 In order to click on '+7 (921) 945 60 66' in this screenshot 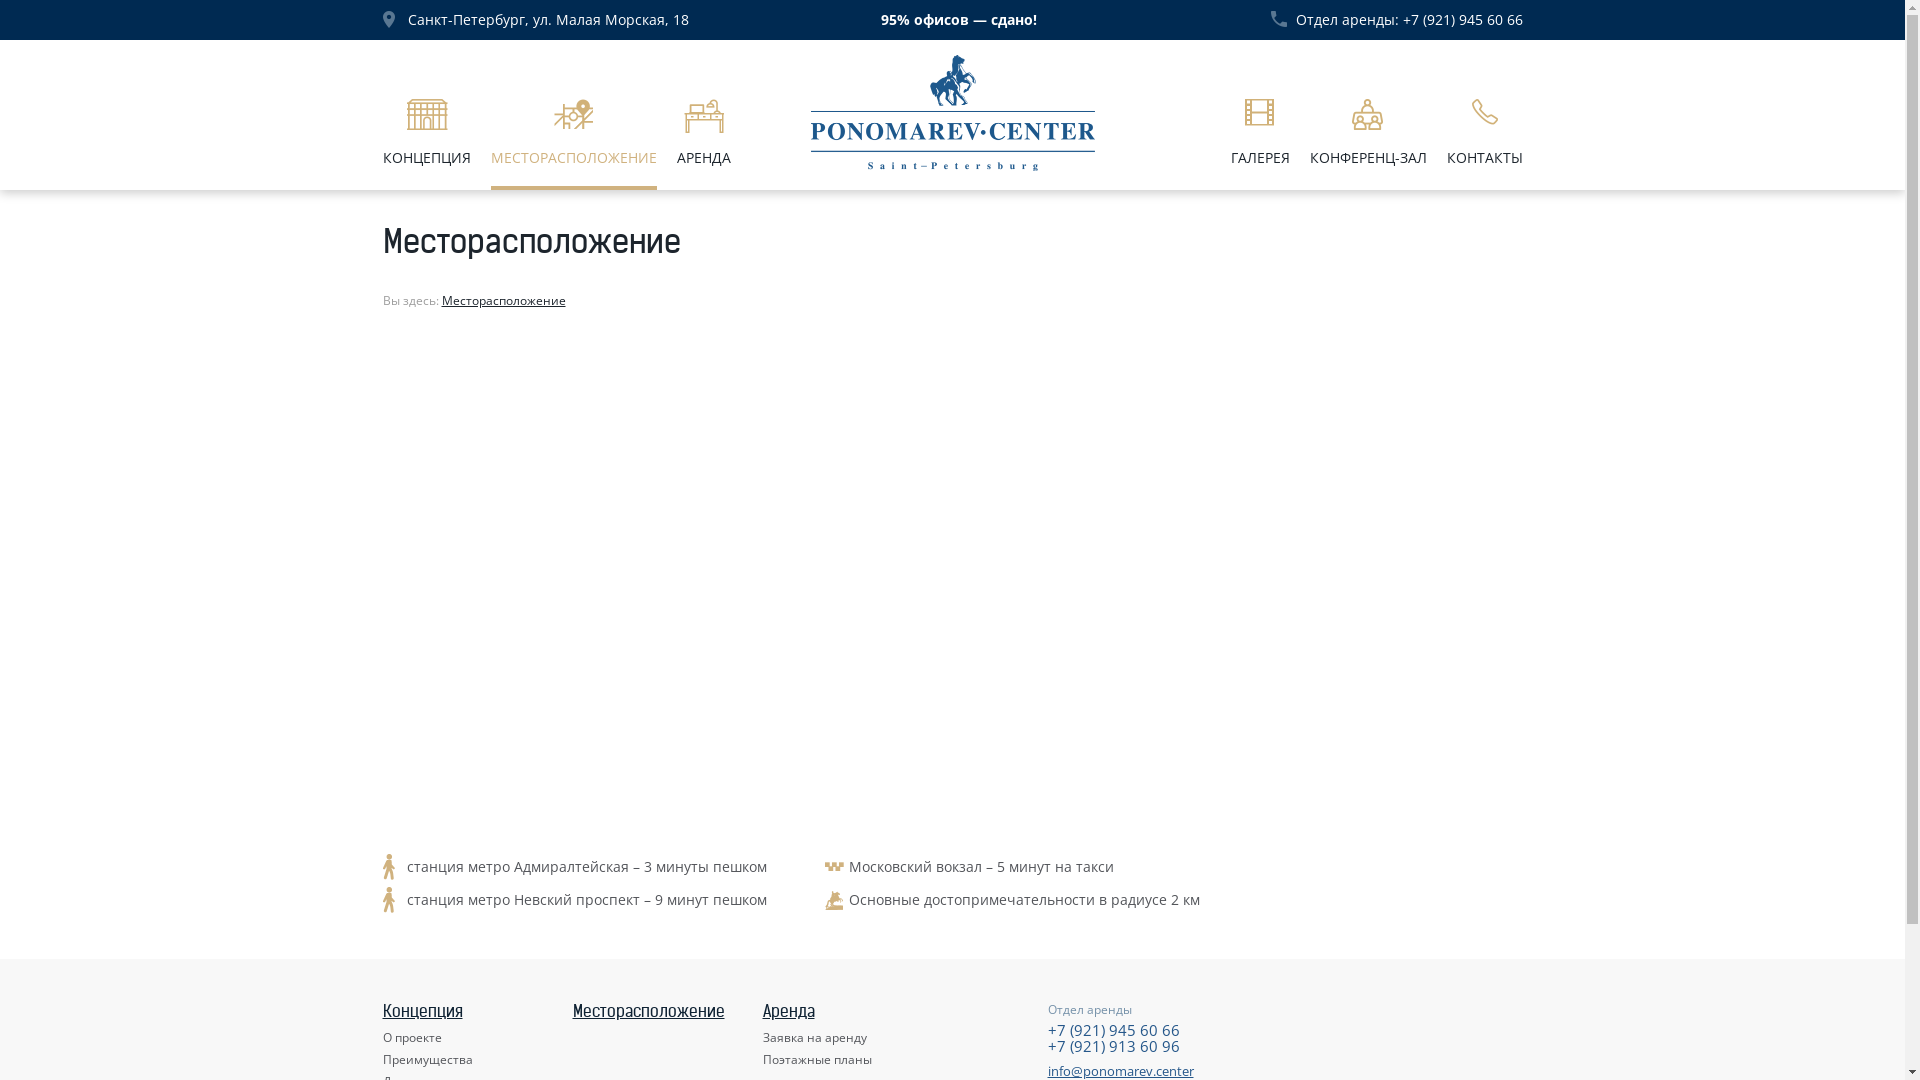, I will do `click(1462, 19)`.